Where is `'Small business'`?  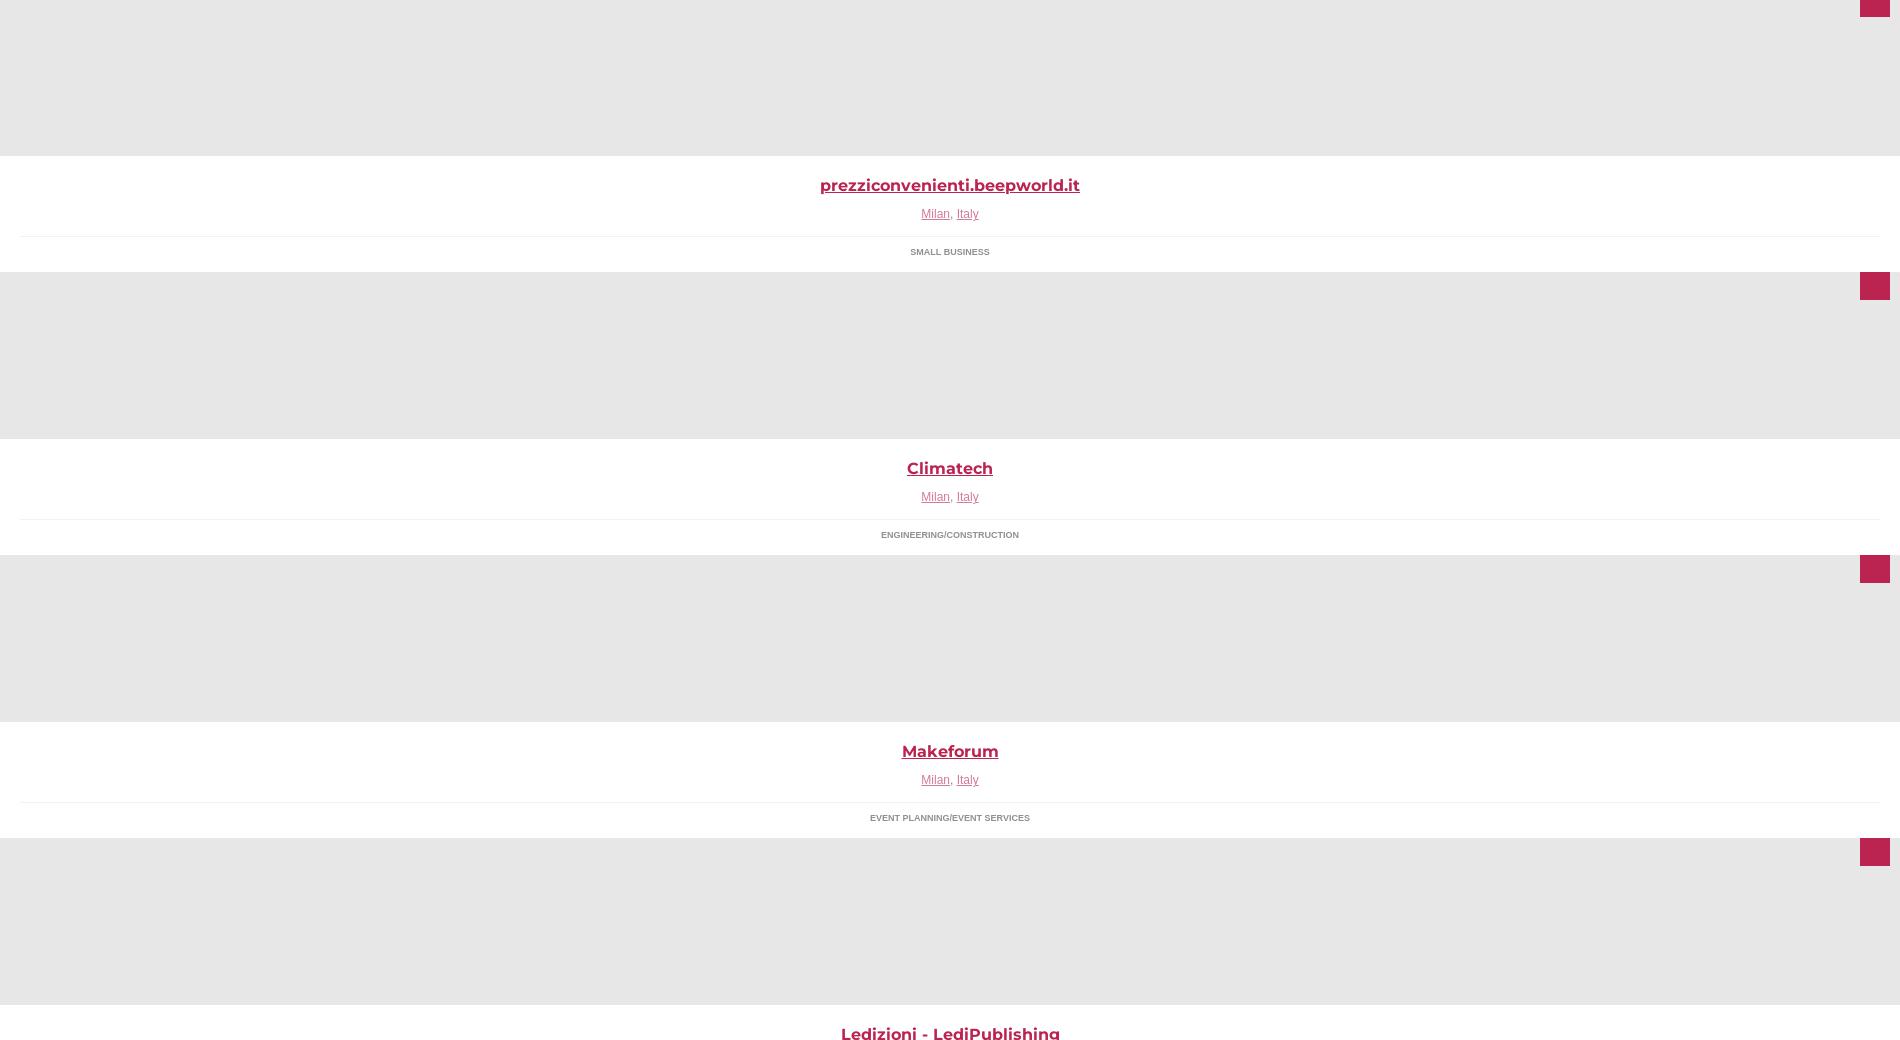
'Small business' is located at coordinates (948, 251).